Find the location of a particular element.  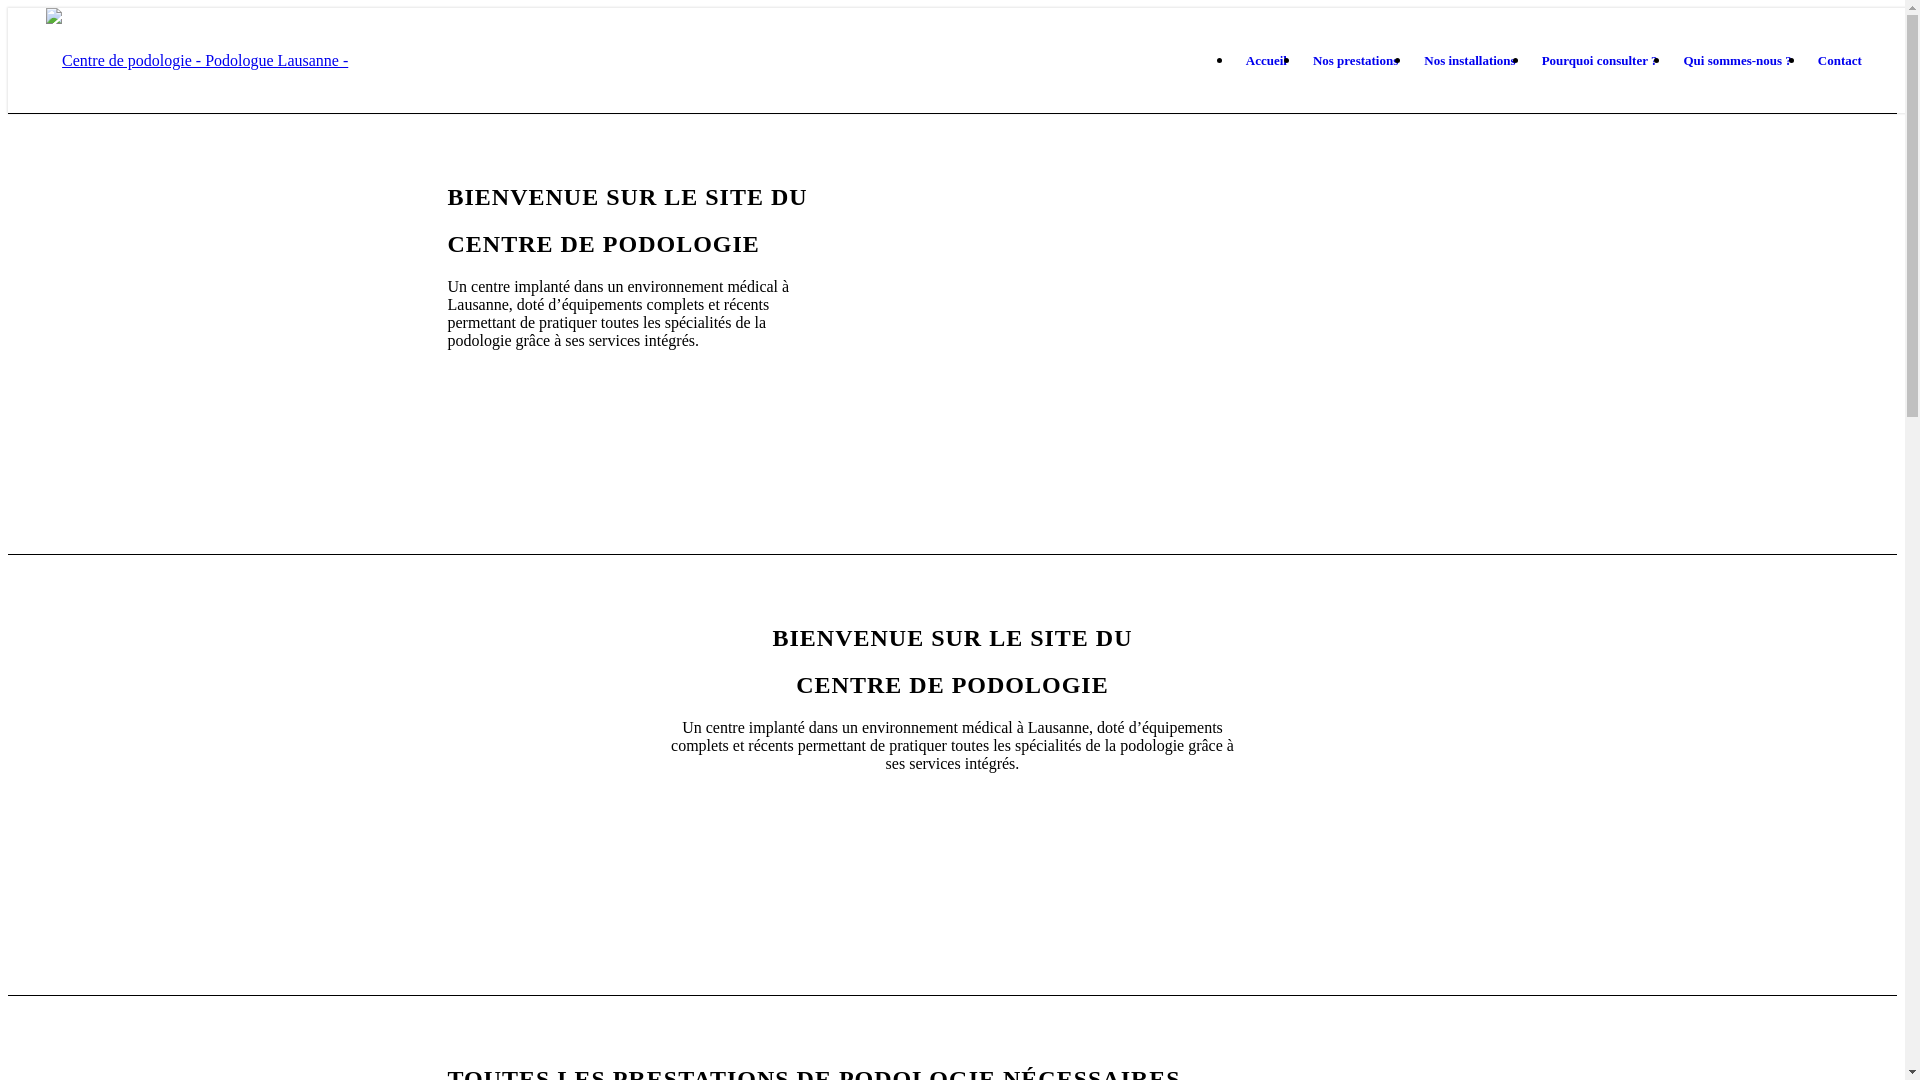

'Contact' is located at coordinates (1839, 59).